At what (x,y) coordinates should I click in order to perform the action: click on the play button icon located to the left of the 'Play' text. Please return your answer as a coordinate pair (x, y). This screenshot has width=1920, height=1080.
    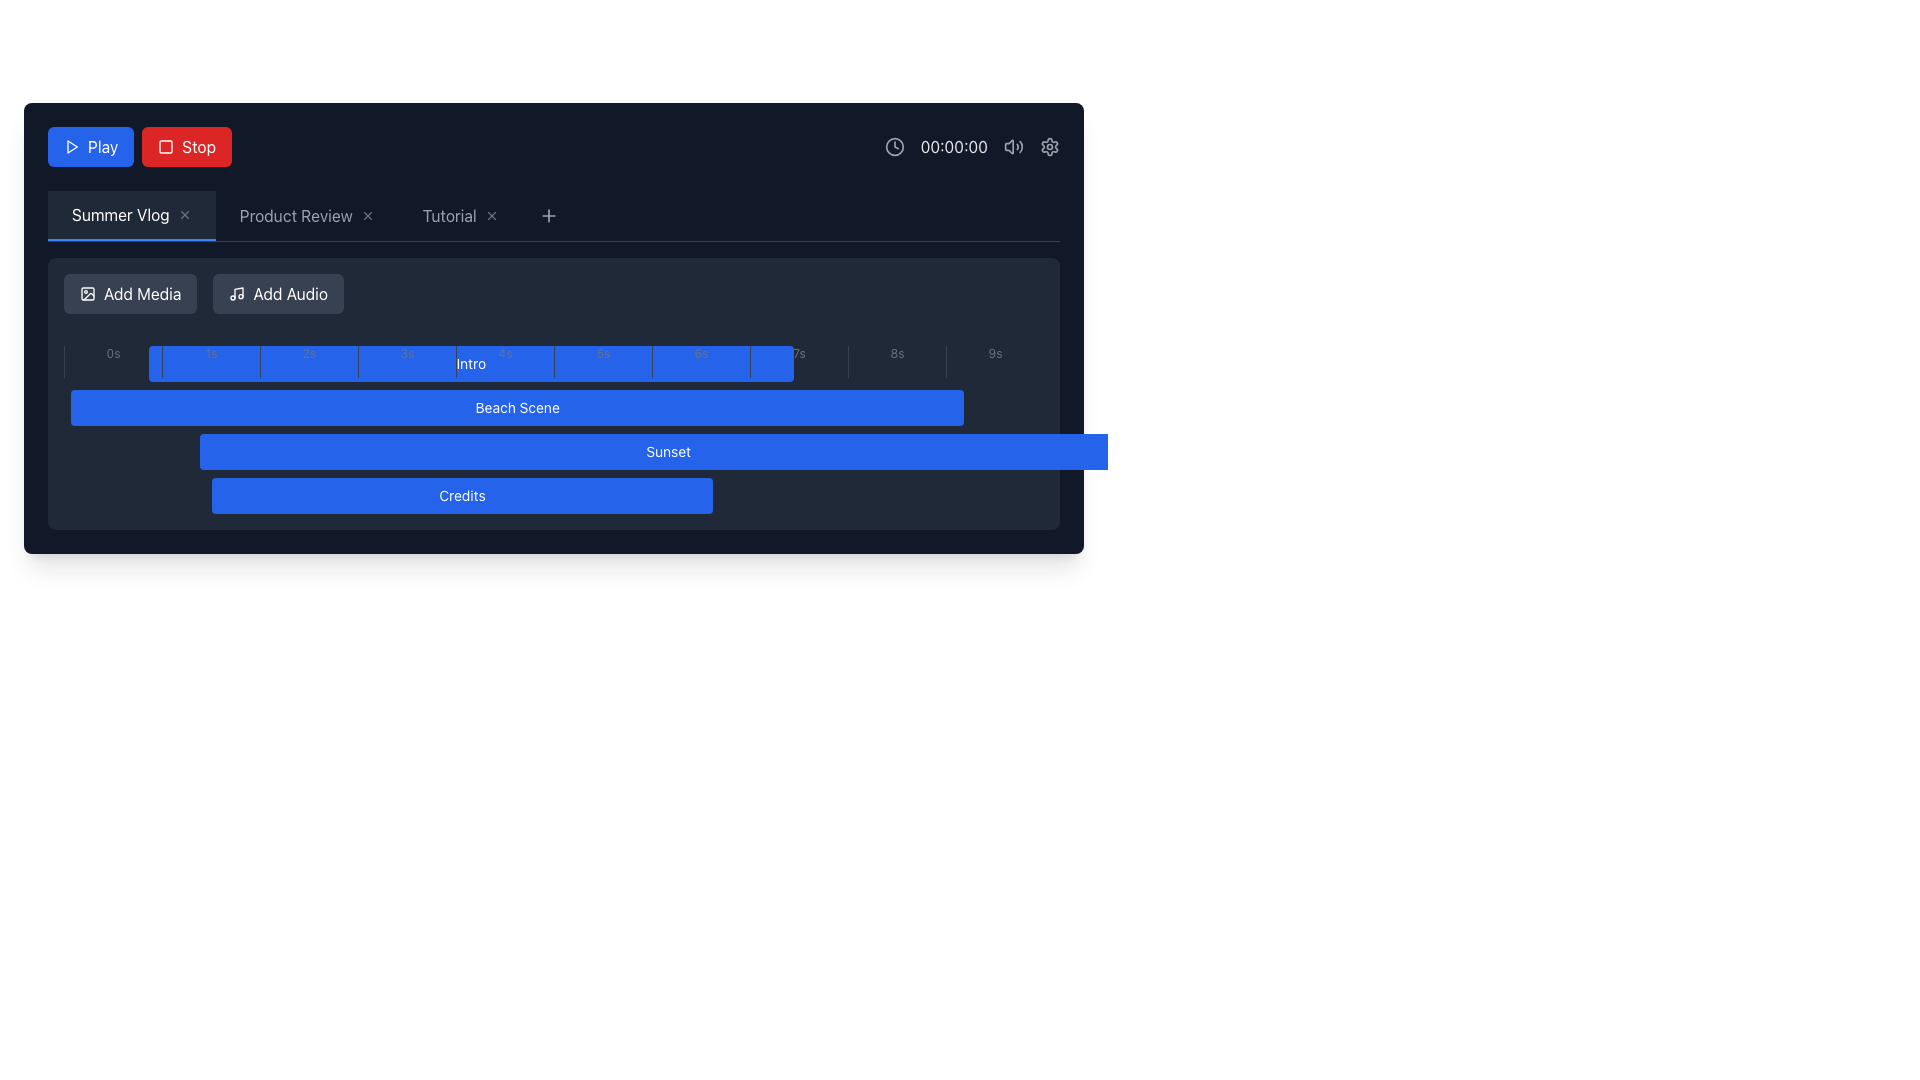
    Looking at the image, I should click on (72, 145).